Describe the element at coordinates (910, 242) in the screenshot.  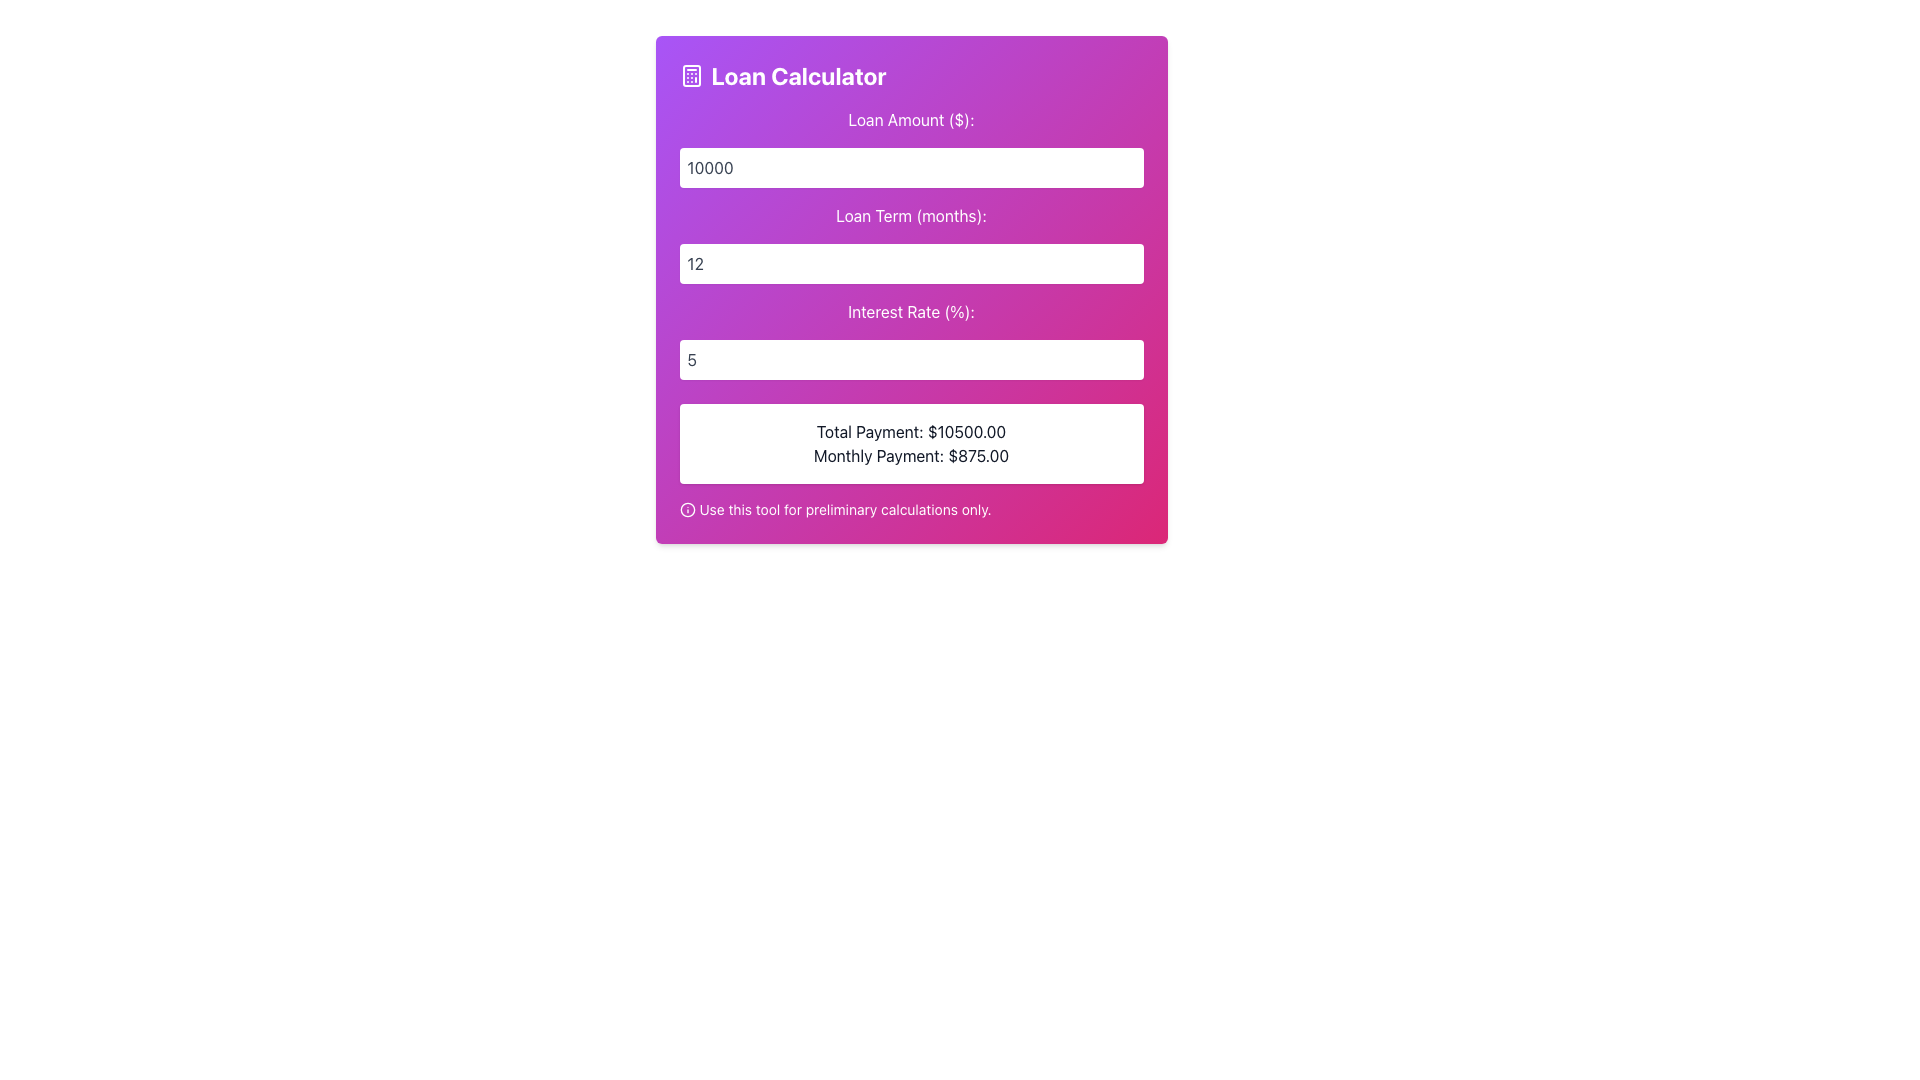
I see `the labels in the Loan Calculator Form Section` at that location.